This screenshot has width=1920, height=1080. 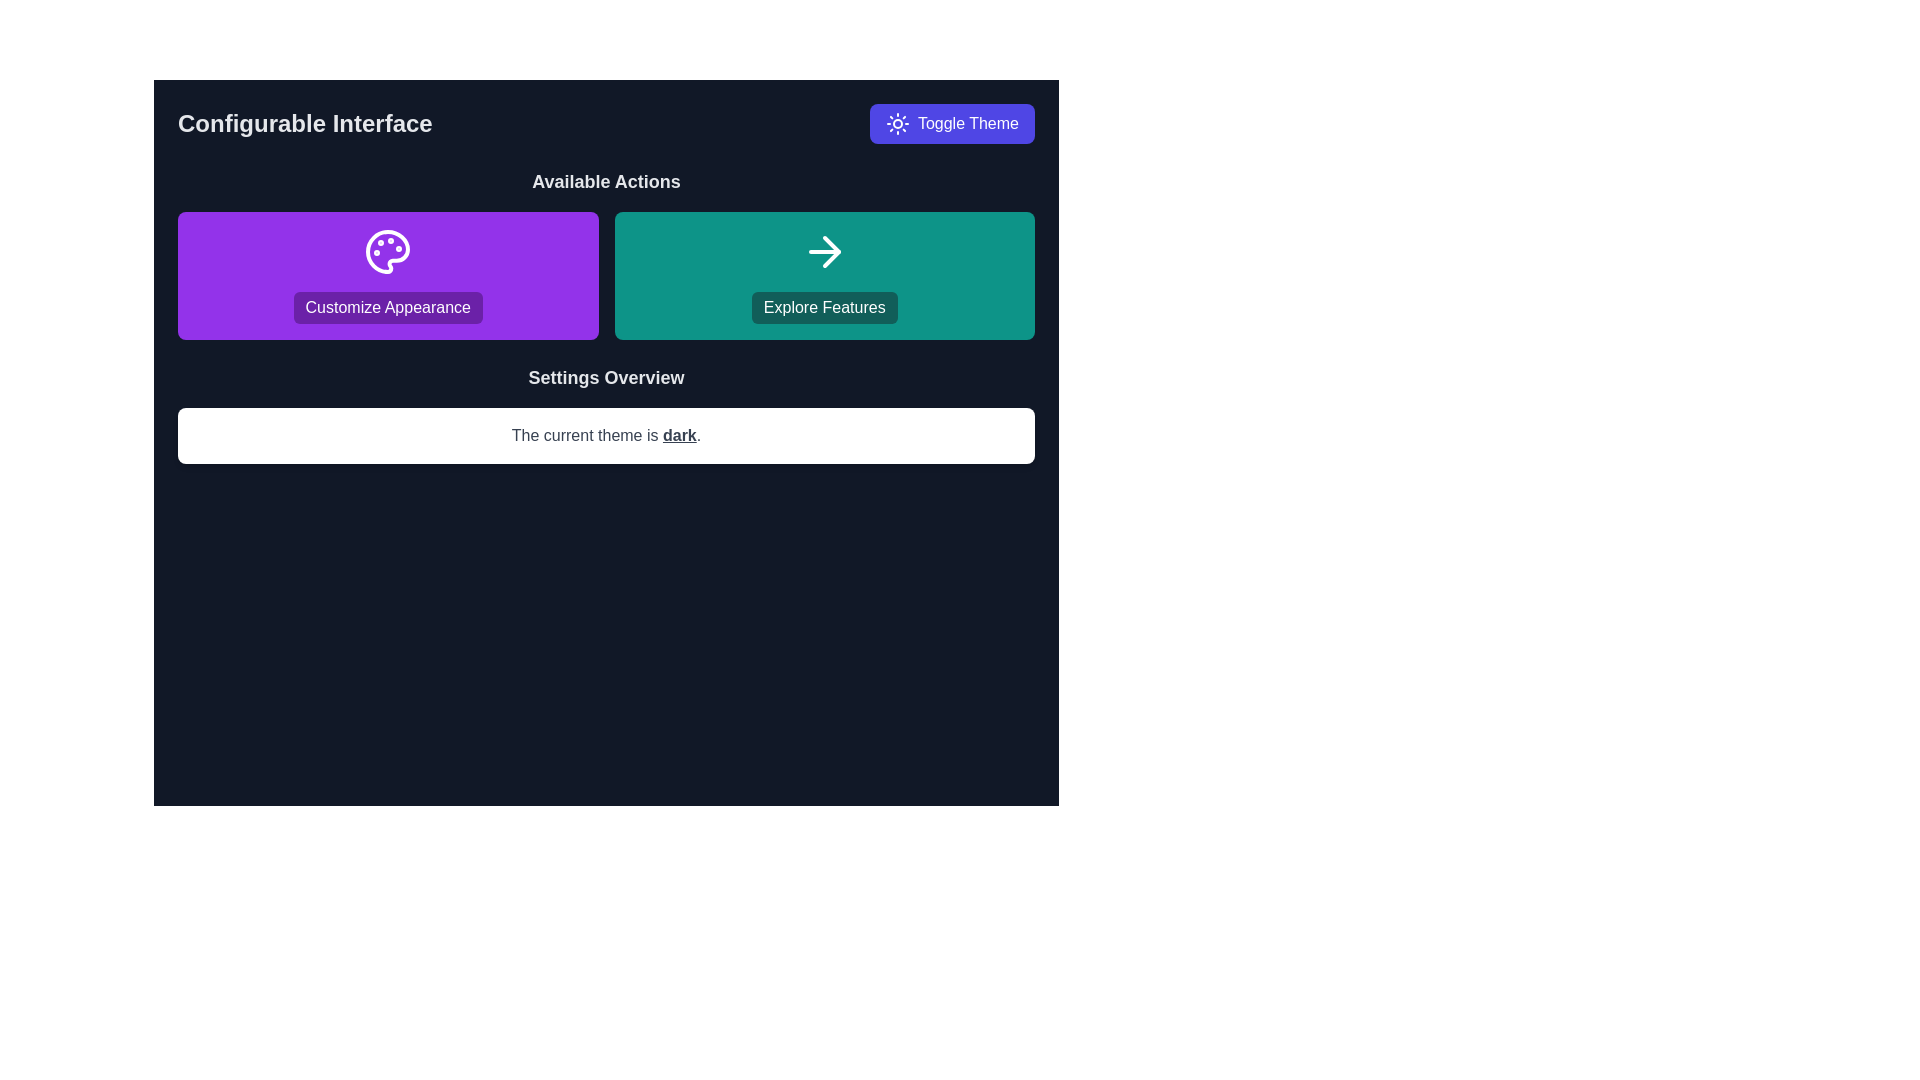 What do you see at coordinates (388, 276) in the screenshot?
I see `the rectangular purple button labeled 'Customize Appearance' with a white palette icon` at bounding box center [388, 276].